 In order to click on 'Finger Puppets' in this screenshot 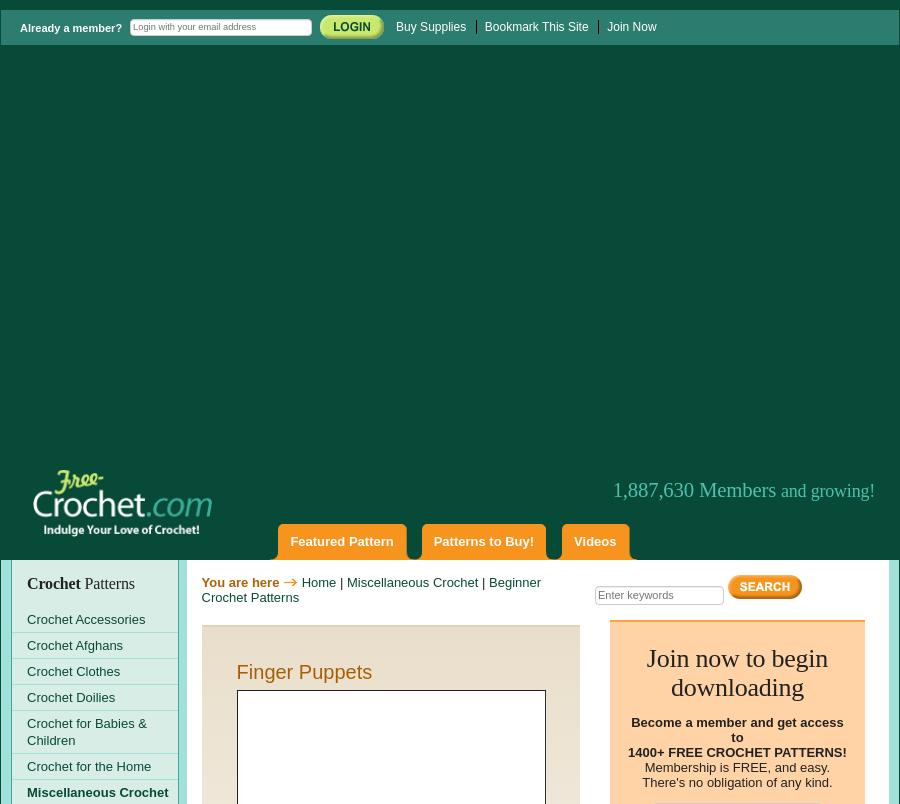, I will do `click(303, 670)`.